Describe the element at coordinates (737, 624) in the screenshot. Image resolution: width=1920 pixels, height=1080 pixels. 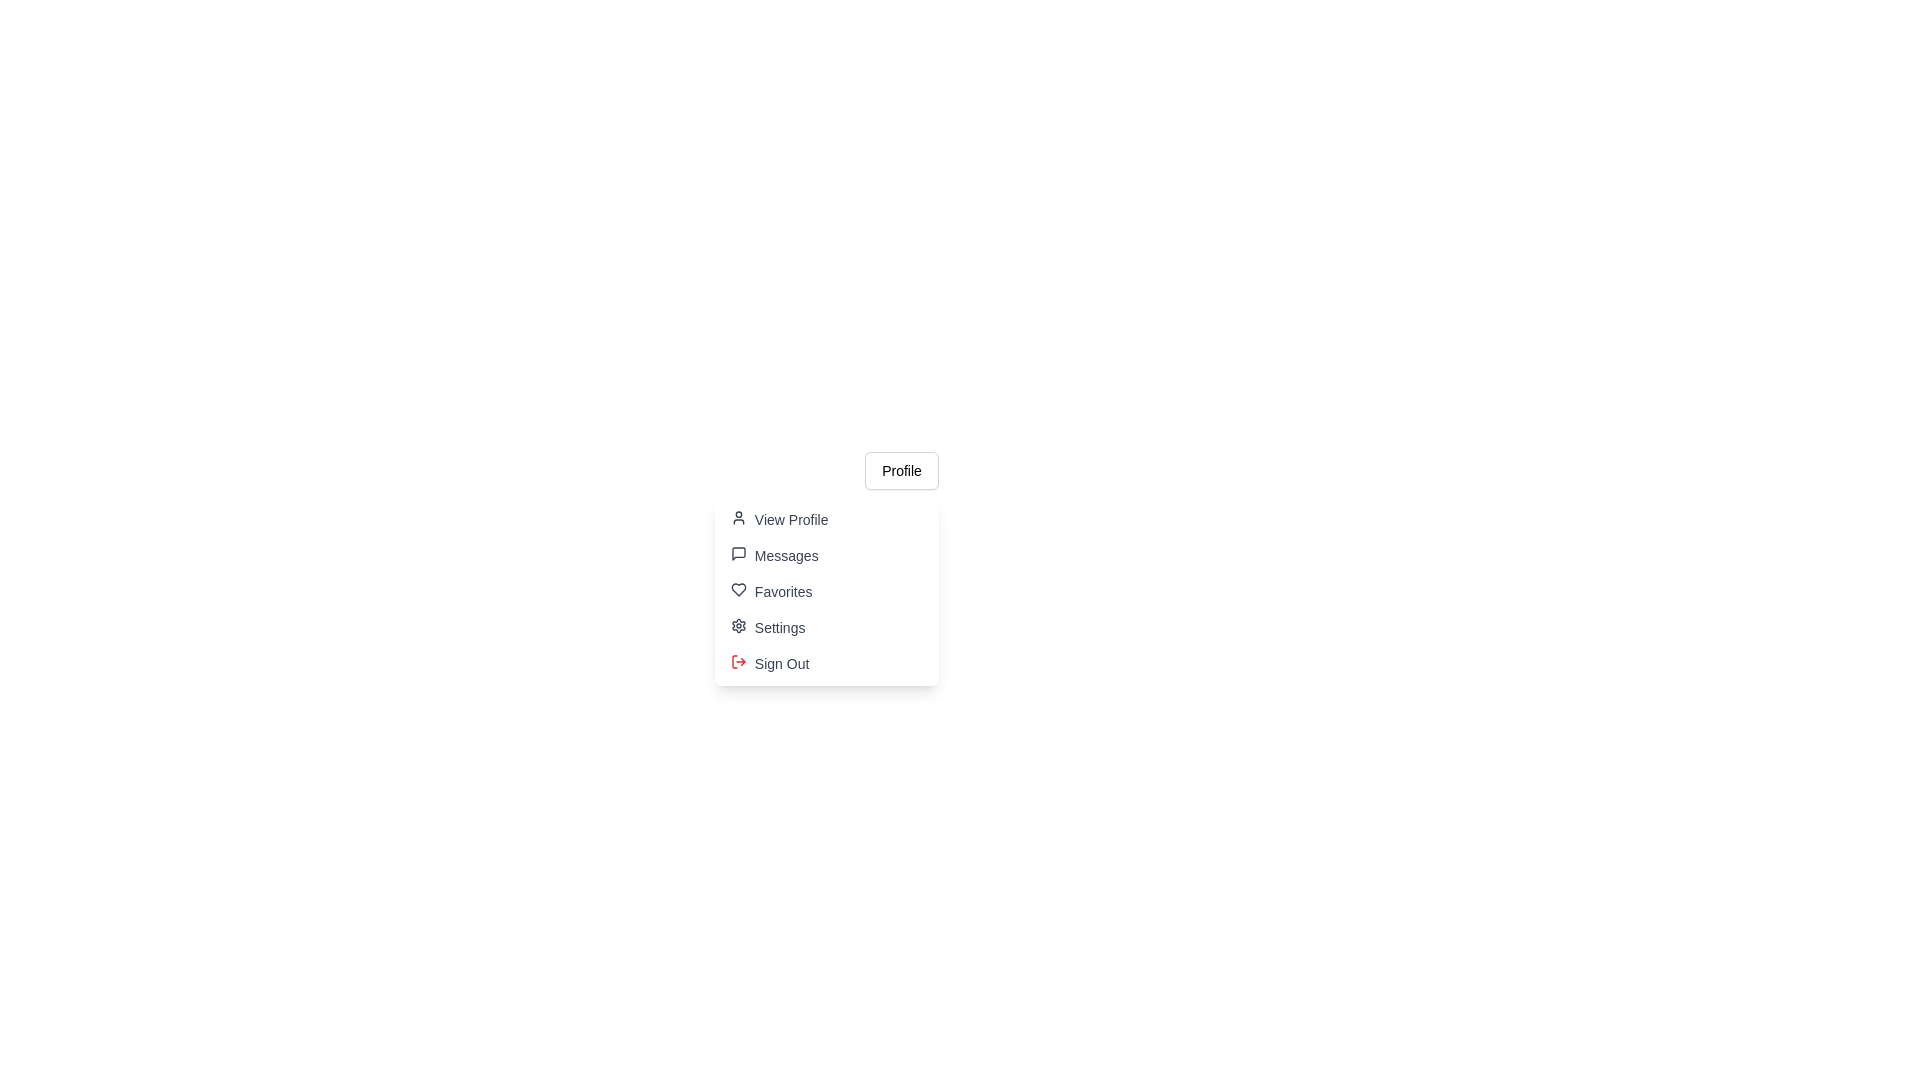
I see `the 'Settings' icon located in the dropdown menu, which is positioned to the left of the text label 'Settings'` at that location.